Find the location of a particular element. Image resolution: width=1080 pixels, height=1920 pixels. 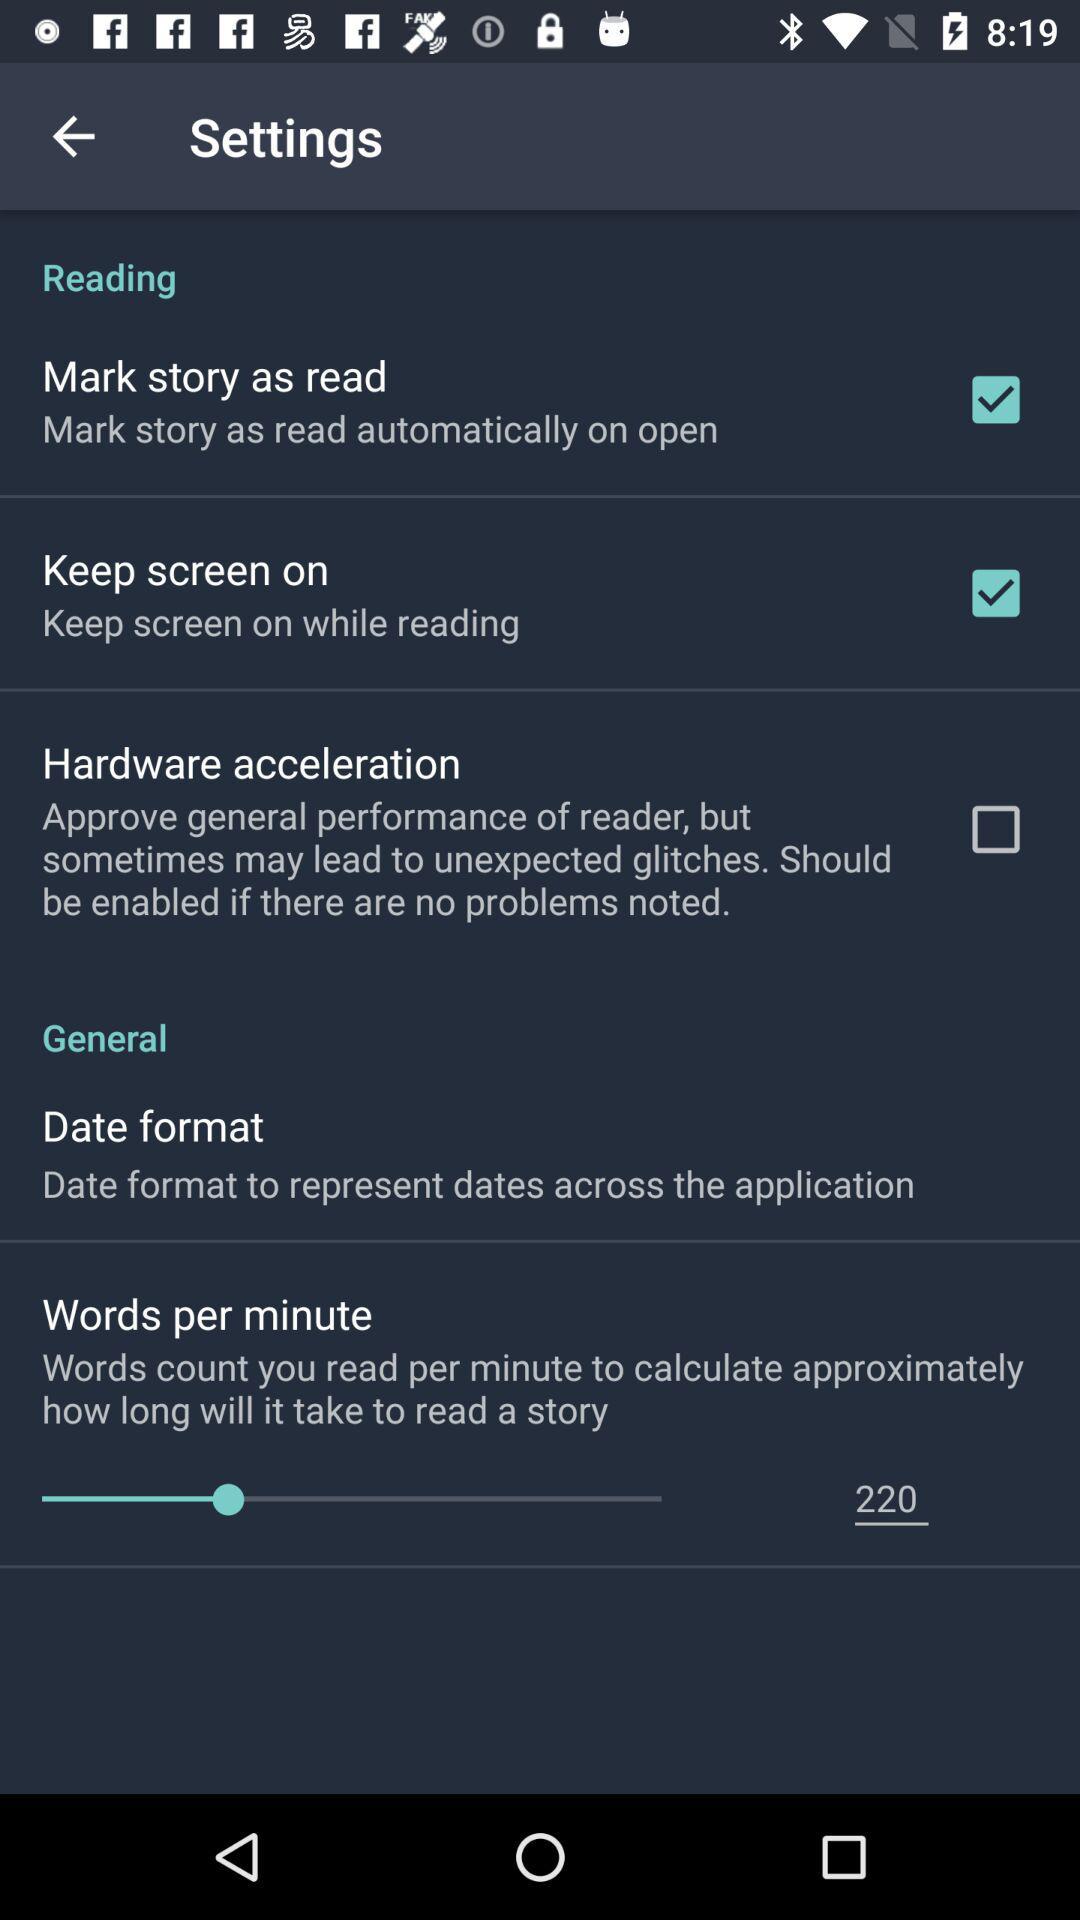

item next to 220 is located at coordinates (350, 1499).